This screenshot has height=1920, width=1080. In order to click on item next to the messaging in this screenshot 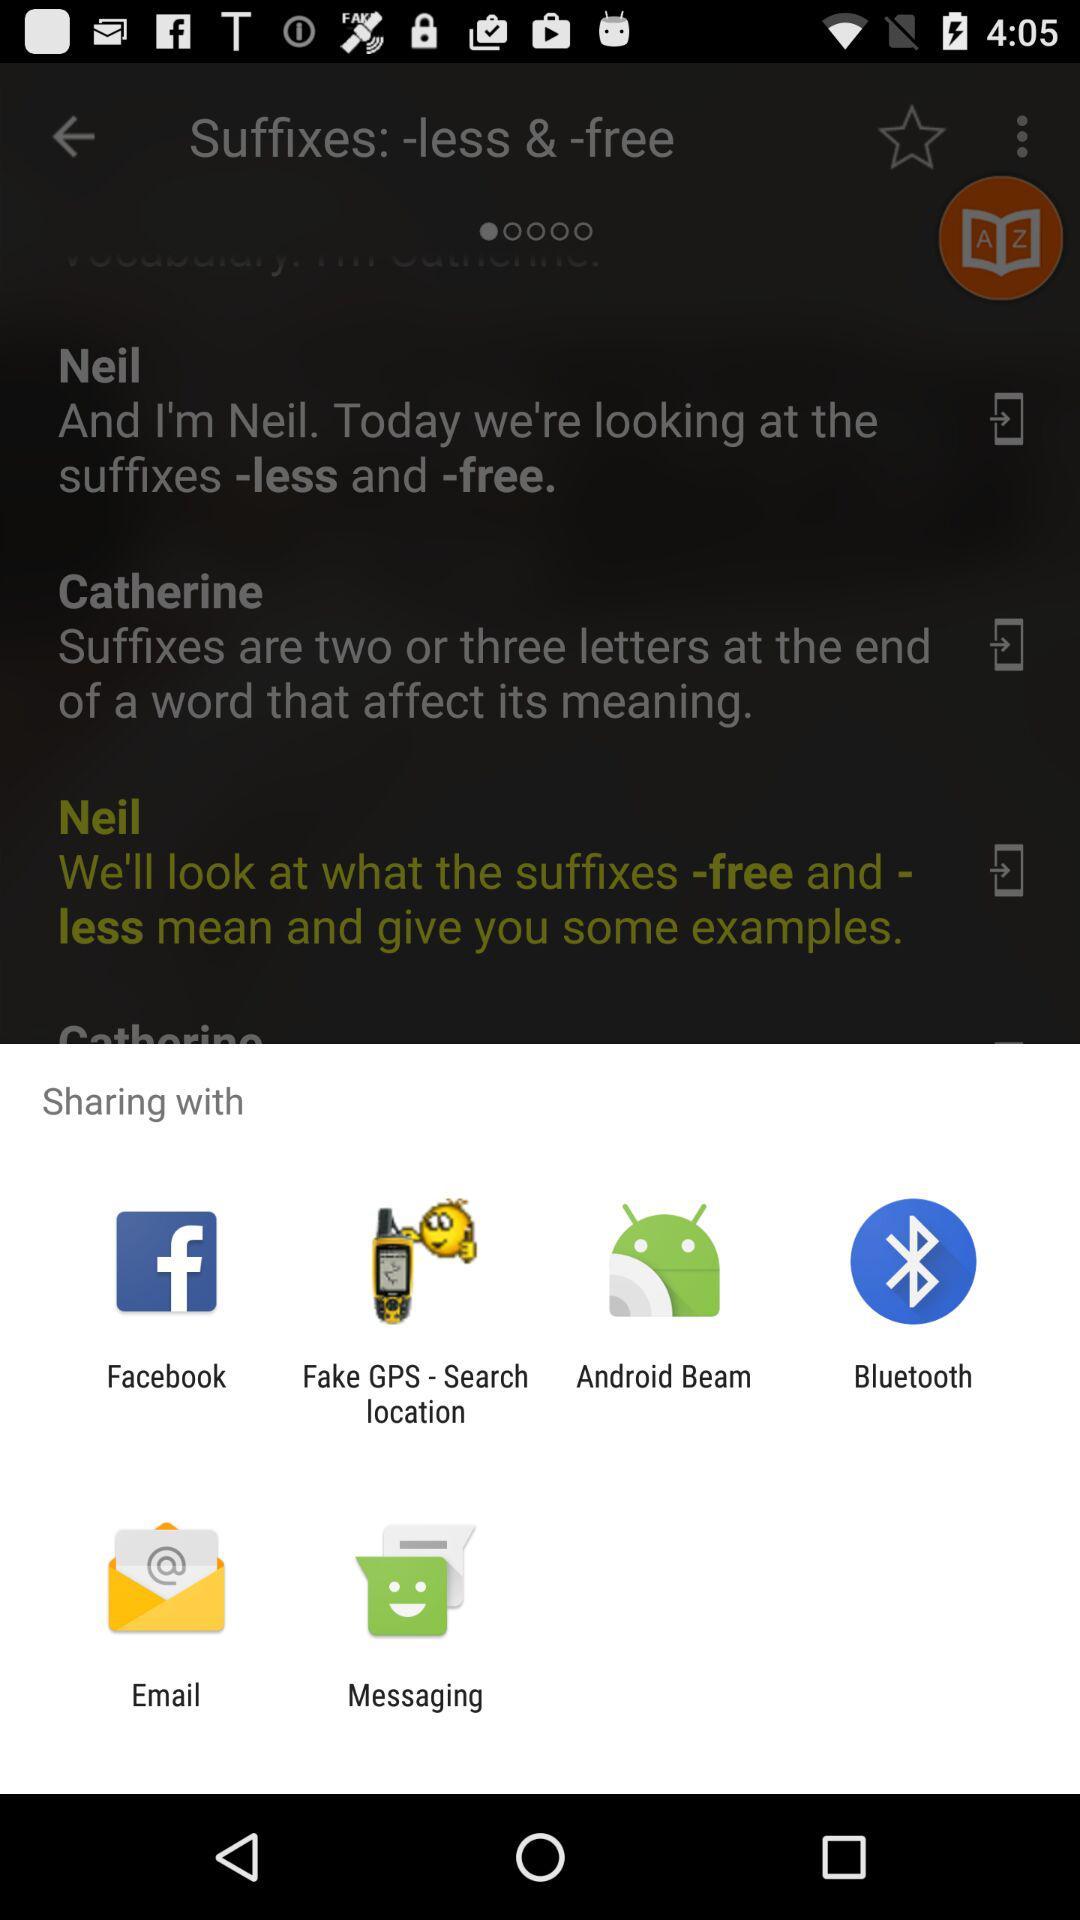, I will do `click(165, 1711)`.